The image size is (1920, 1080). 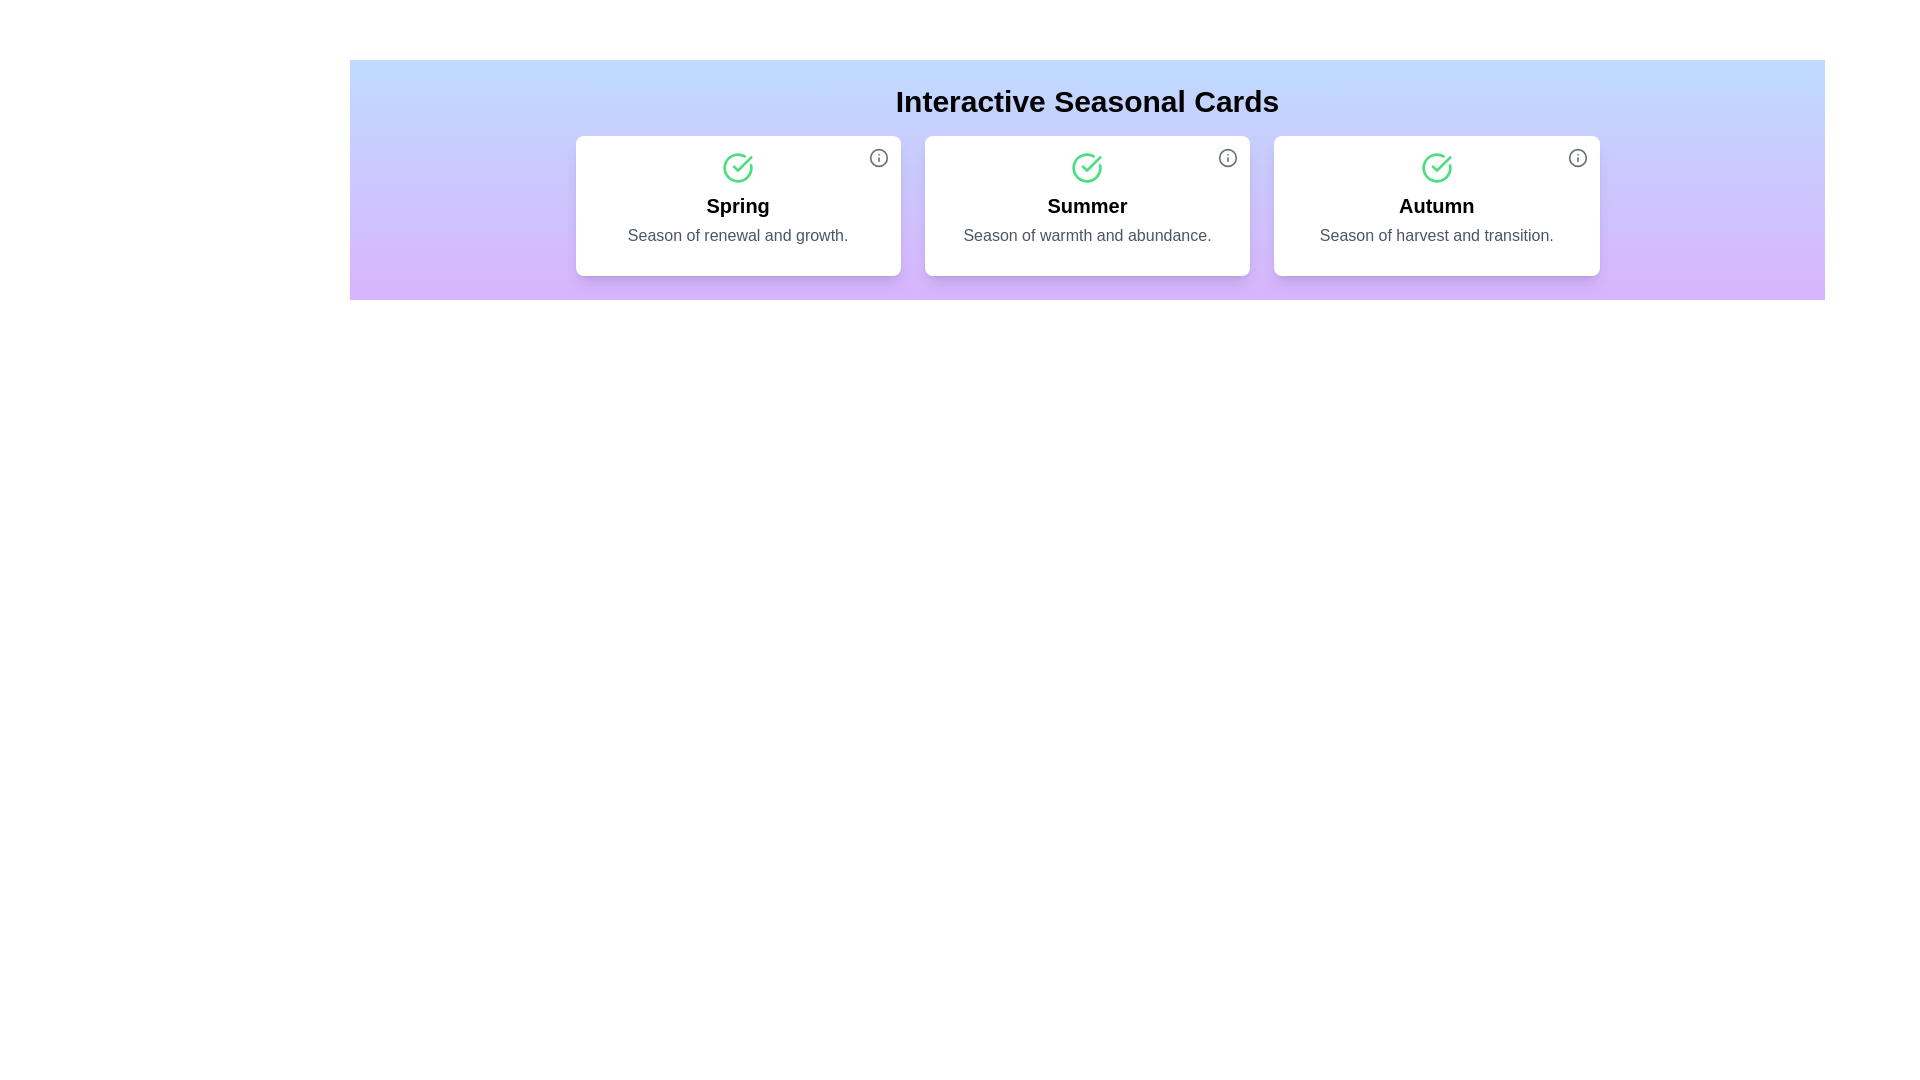 I want to click on the label indicating the seasonal theme 'Autumn' located at the top center of the third card in a sequence of seasonal information cards, so click(x=1435, y=205).